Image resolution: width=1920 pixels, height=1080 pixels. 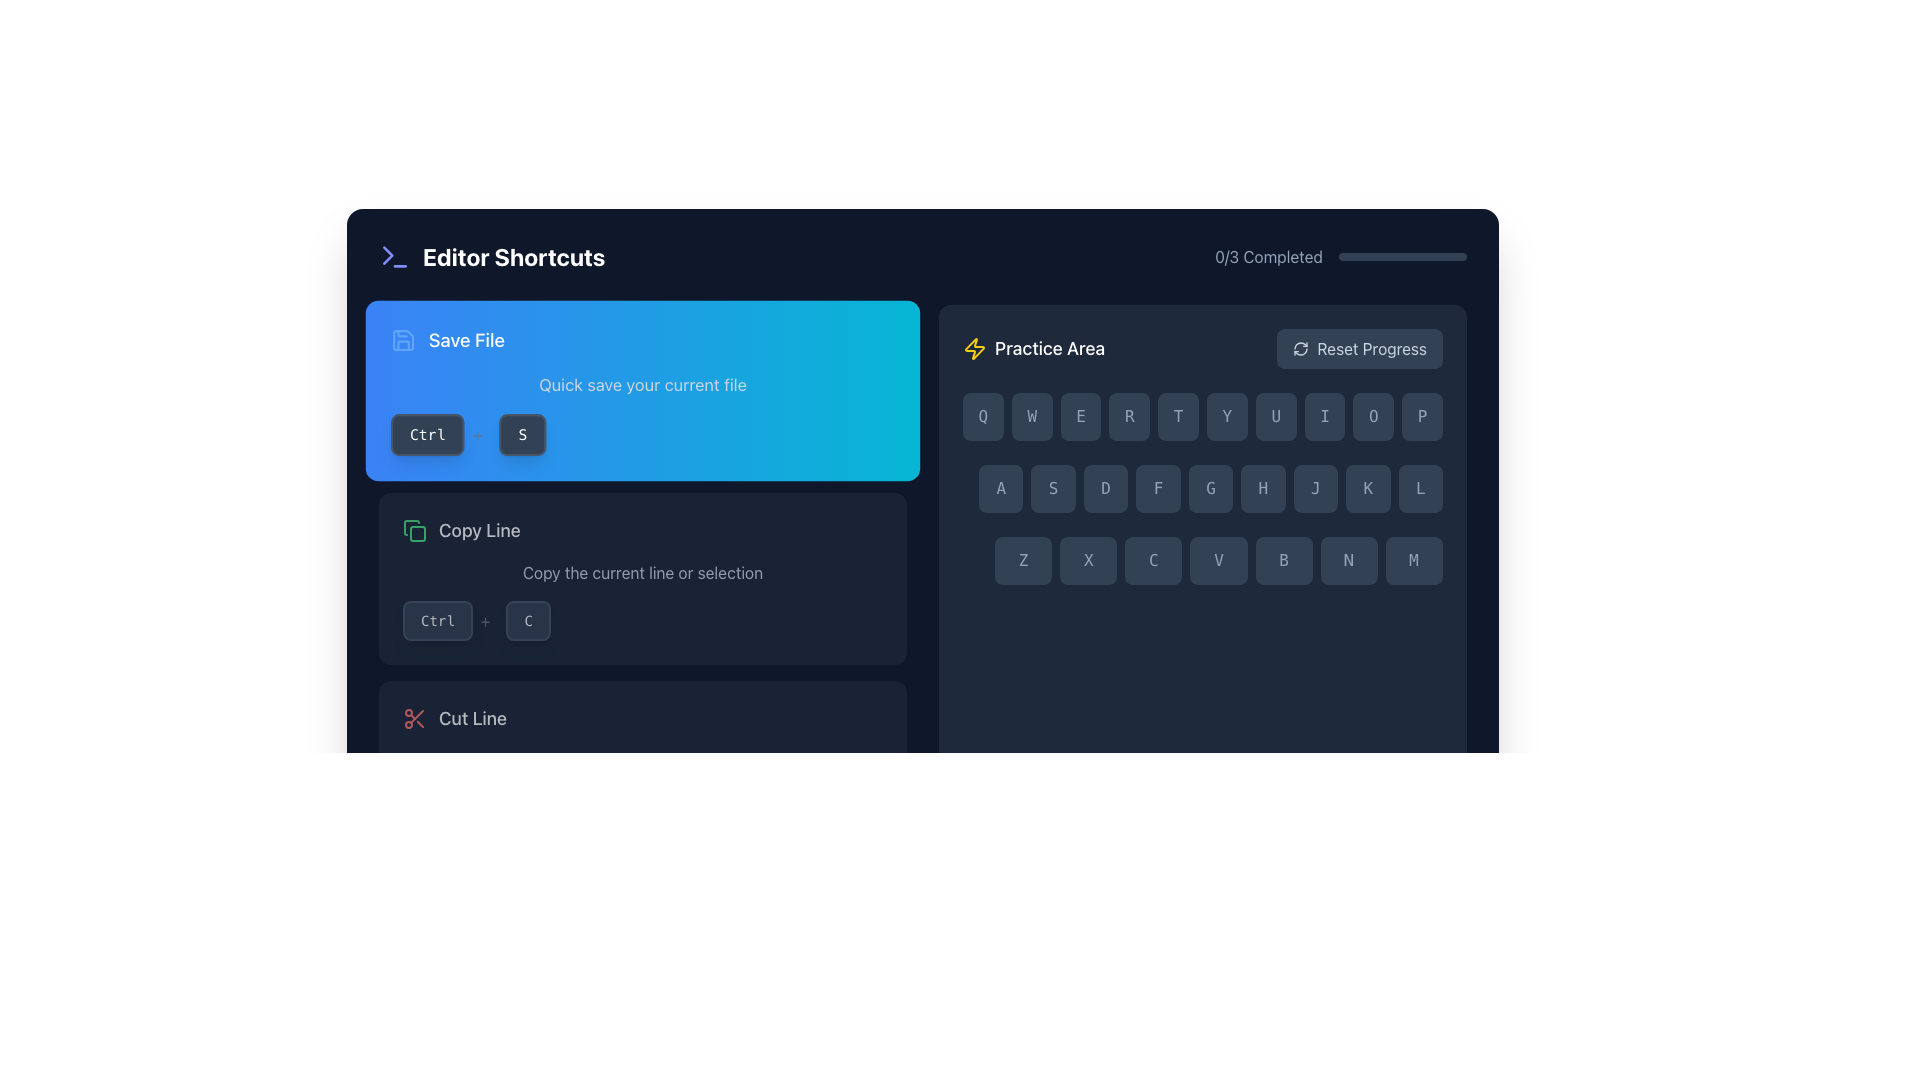 I want to click on the dark blue square button with rounded corners labeled 'V' in light gray text, located in the bottom row of the keyboard layout in the 'Practice Area' section, to simulate pressing the 'V' key, so click(x=1217, y=560).